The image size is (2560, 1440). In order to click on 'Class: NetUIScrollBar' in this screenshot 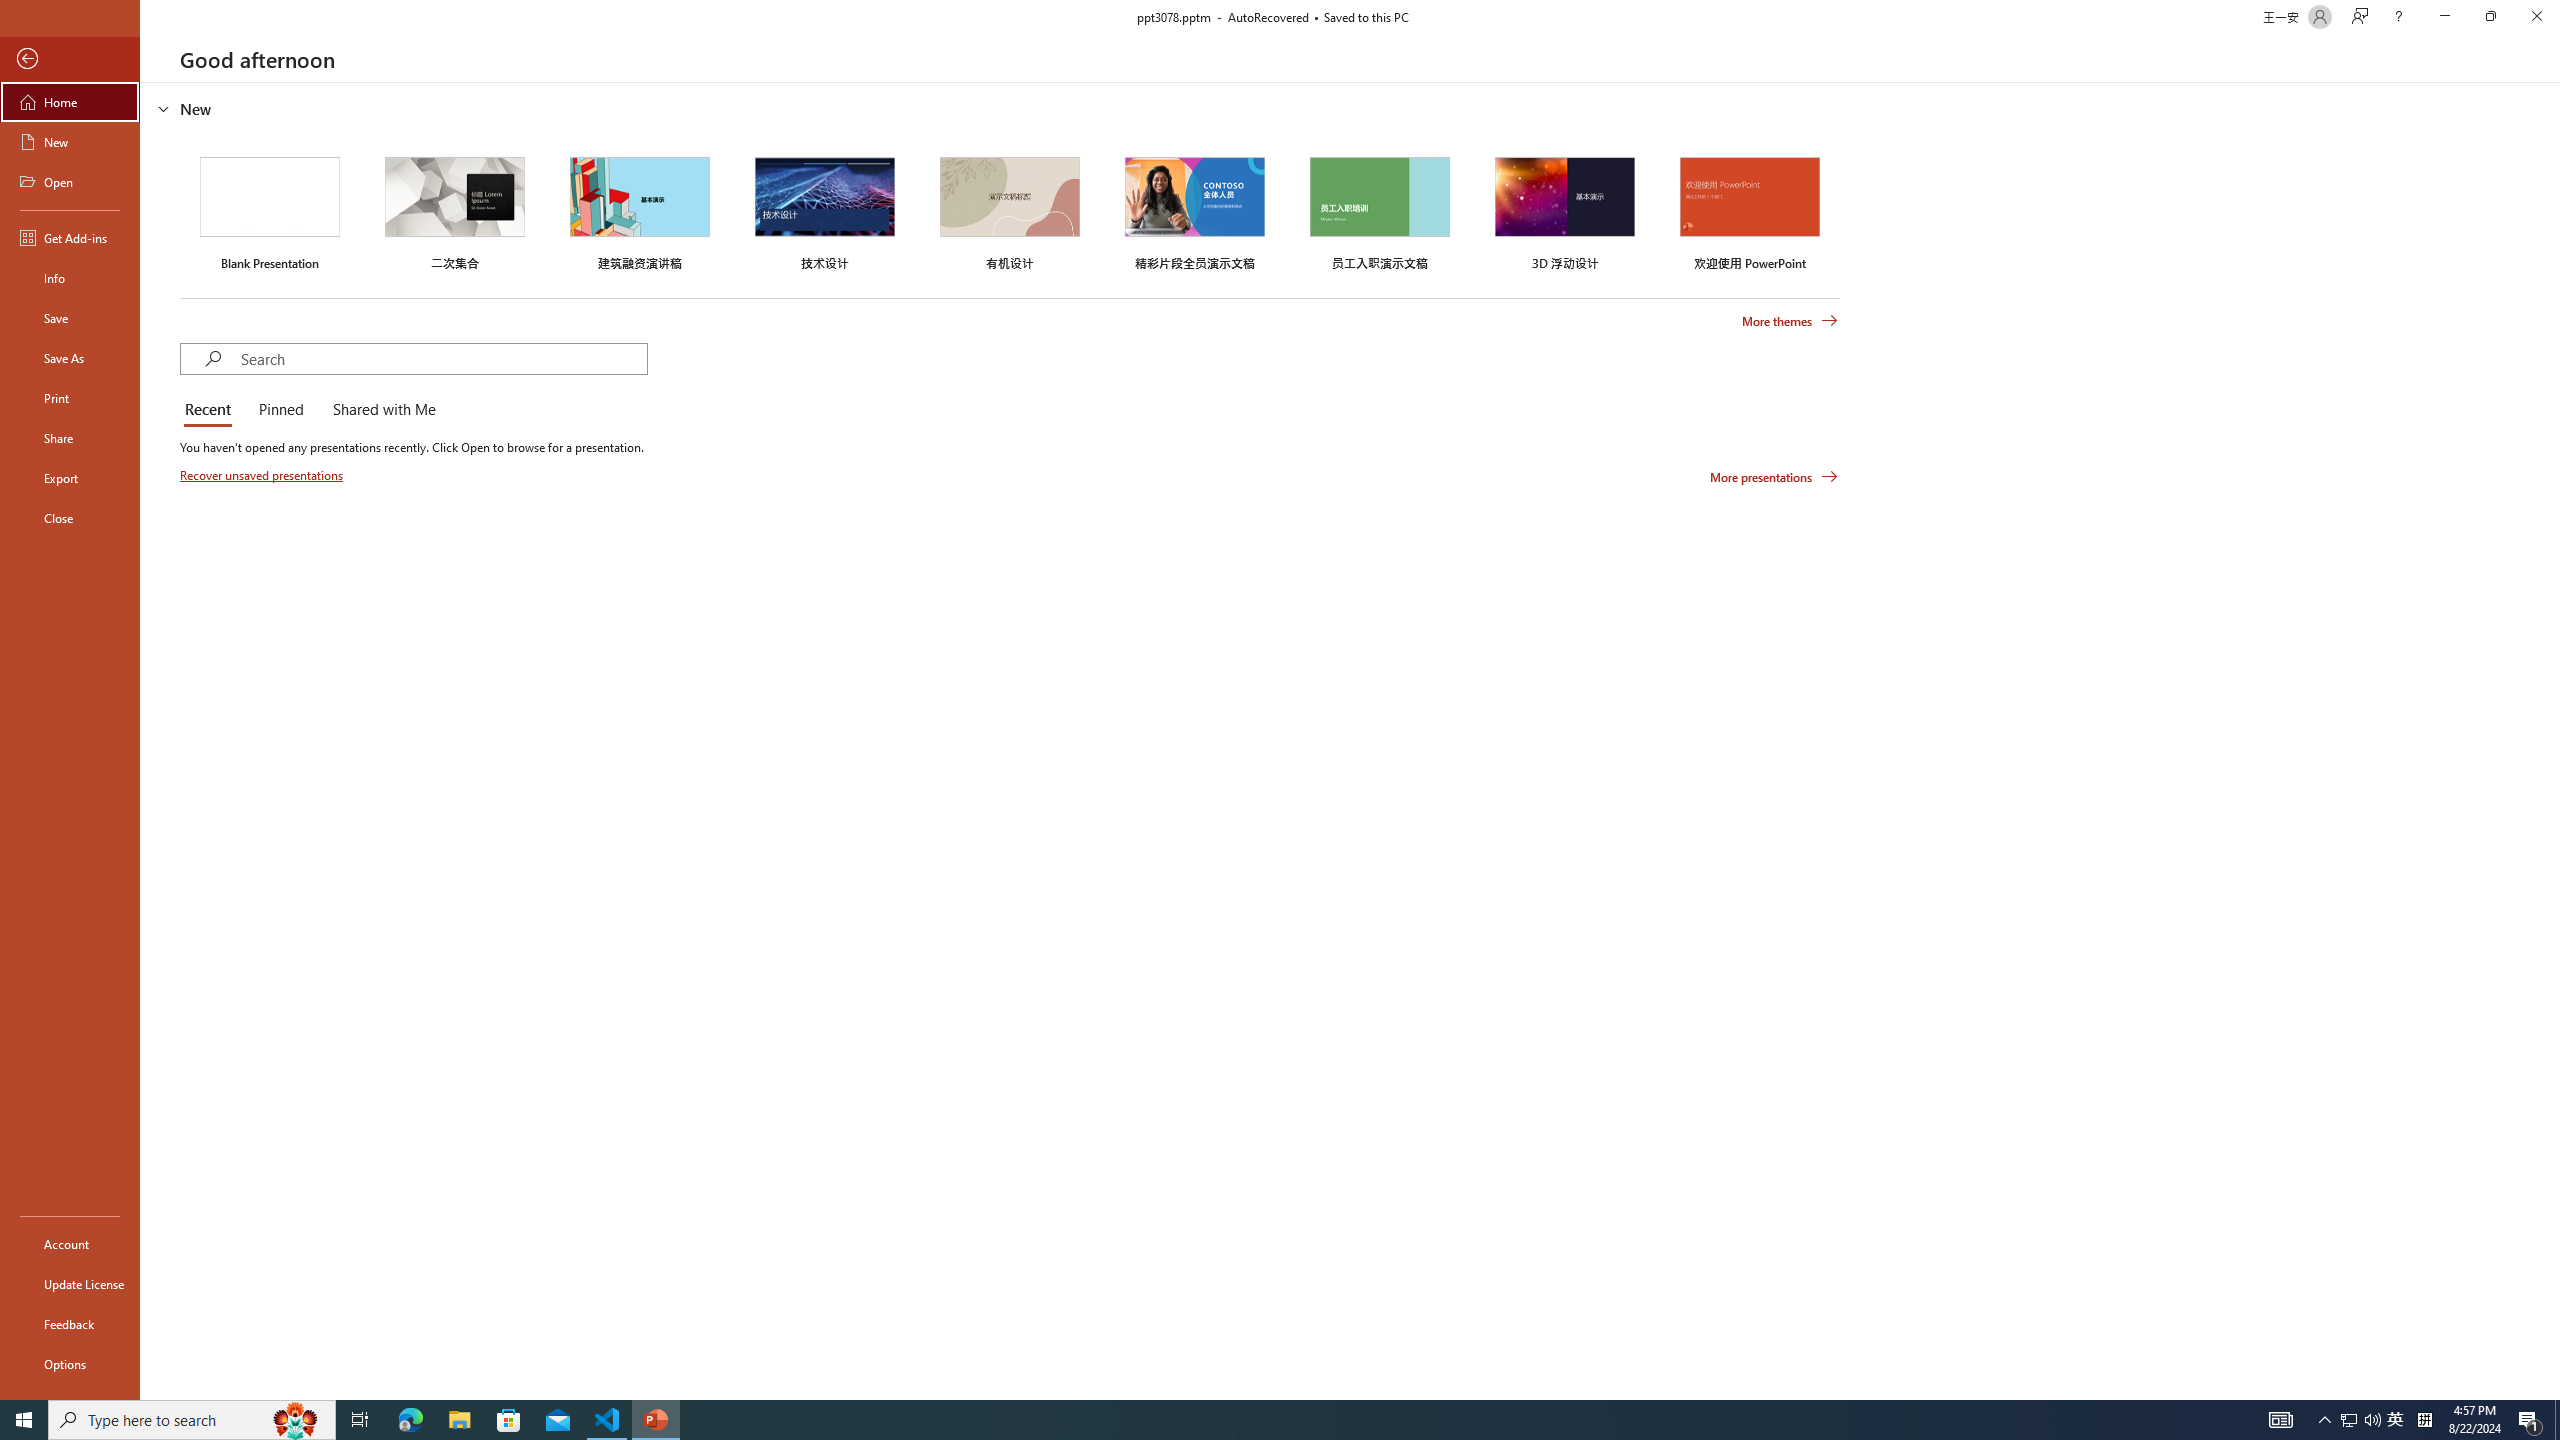, I will do `click(2551, 740)`.